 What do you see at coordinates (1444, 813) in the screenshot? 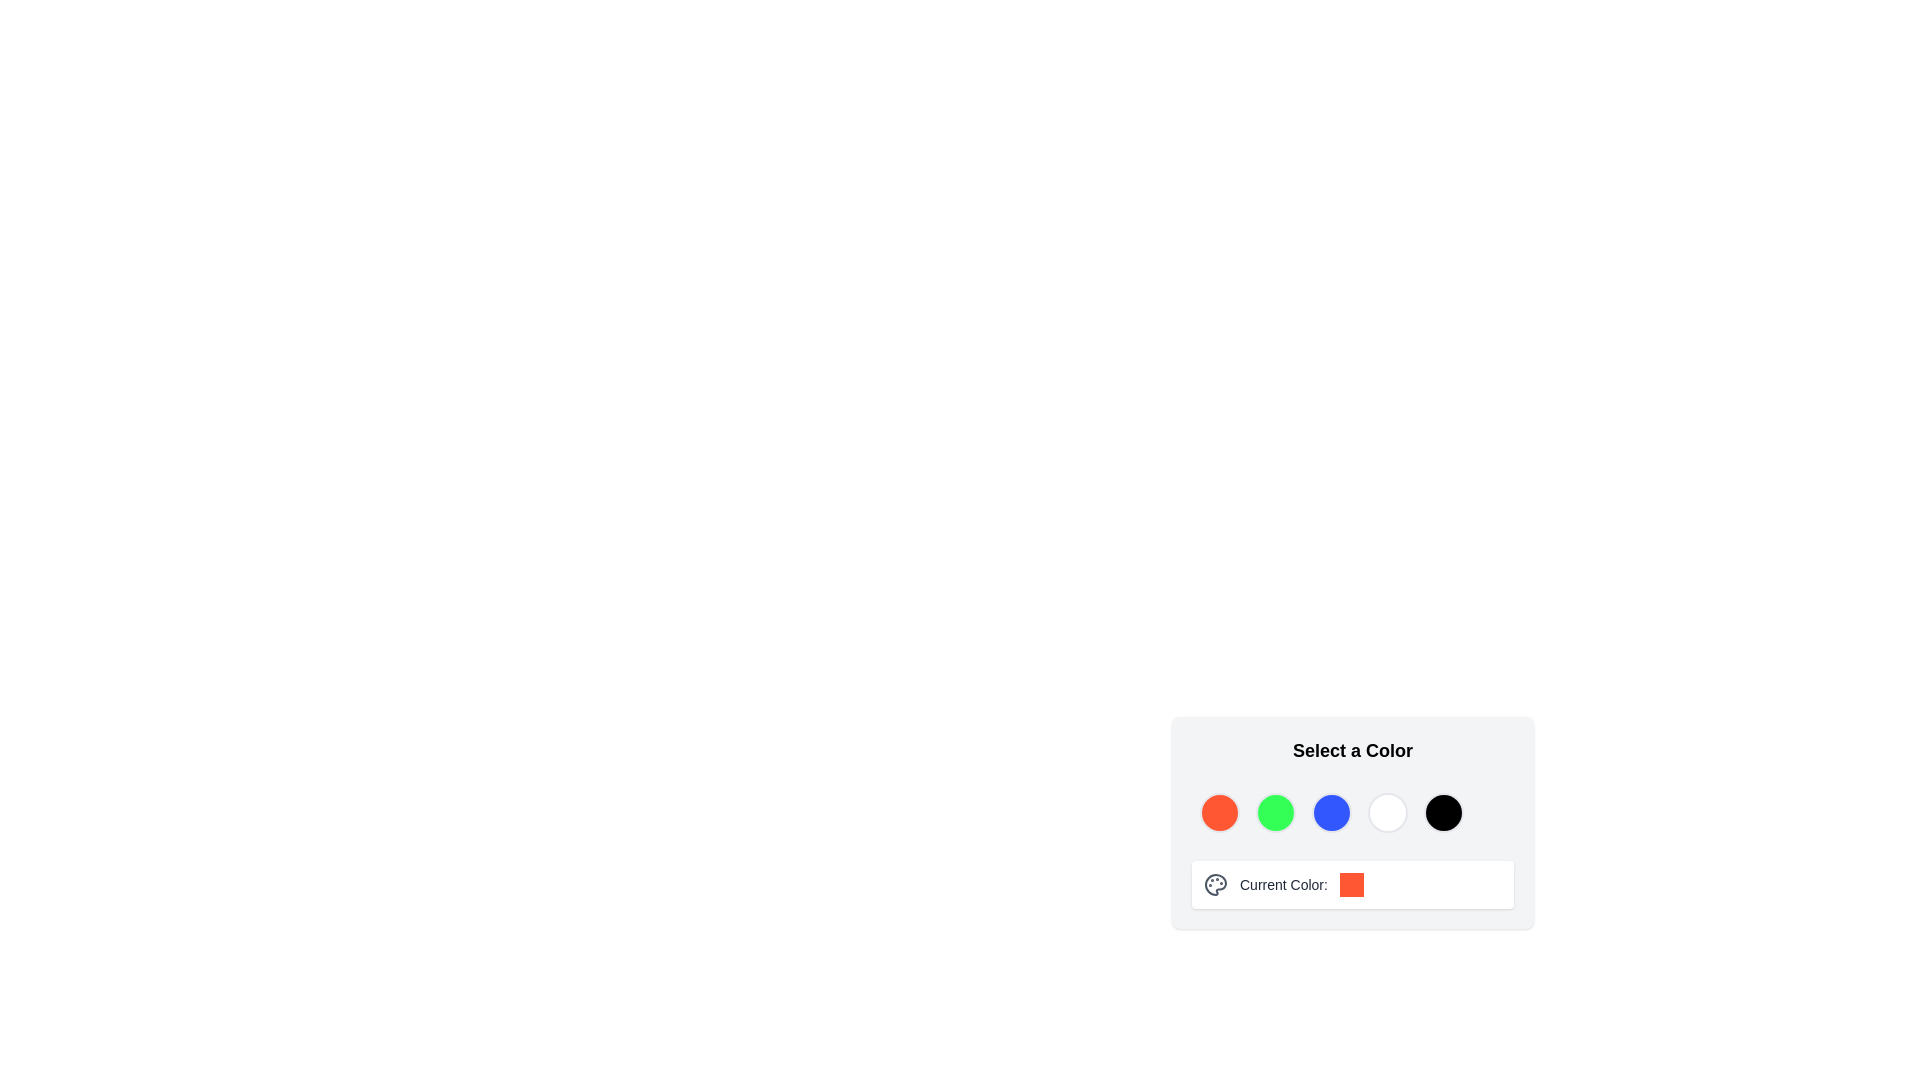
I see `the circular Color selection button with a solid black background located in the dropdown under 'Select a Color'` at bounding box center [1444, 813].